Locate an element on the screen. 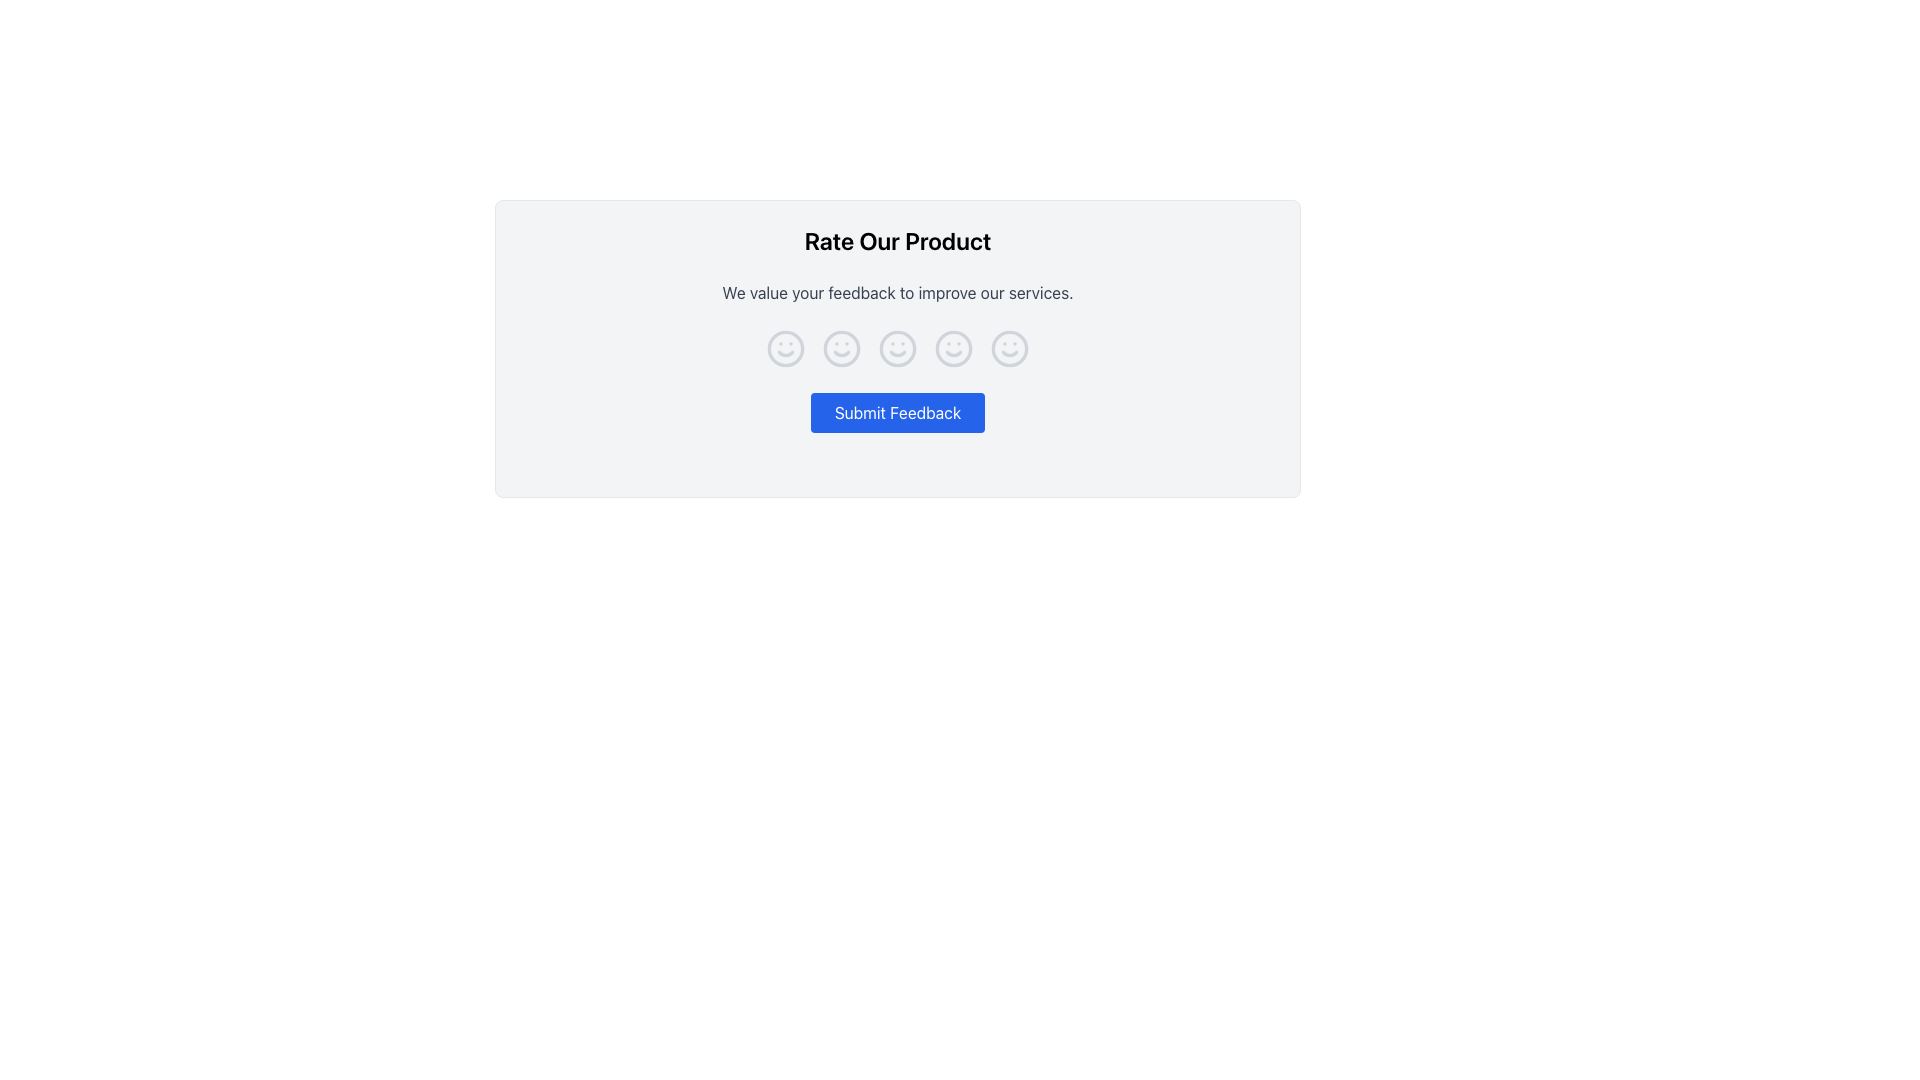 This screenshot has height=1080, width=1920. the second icon from the left, which is a round neutral face icon styled simple gray on a white background is located at coordinates (841, 347).